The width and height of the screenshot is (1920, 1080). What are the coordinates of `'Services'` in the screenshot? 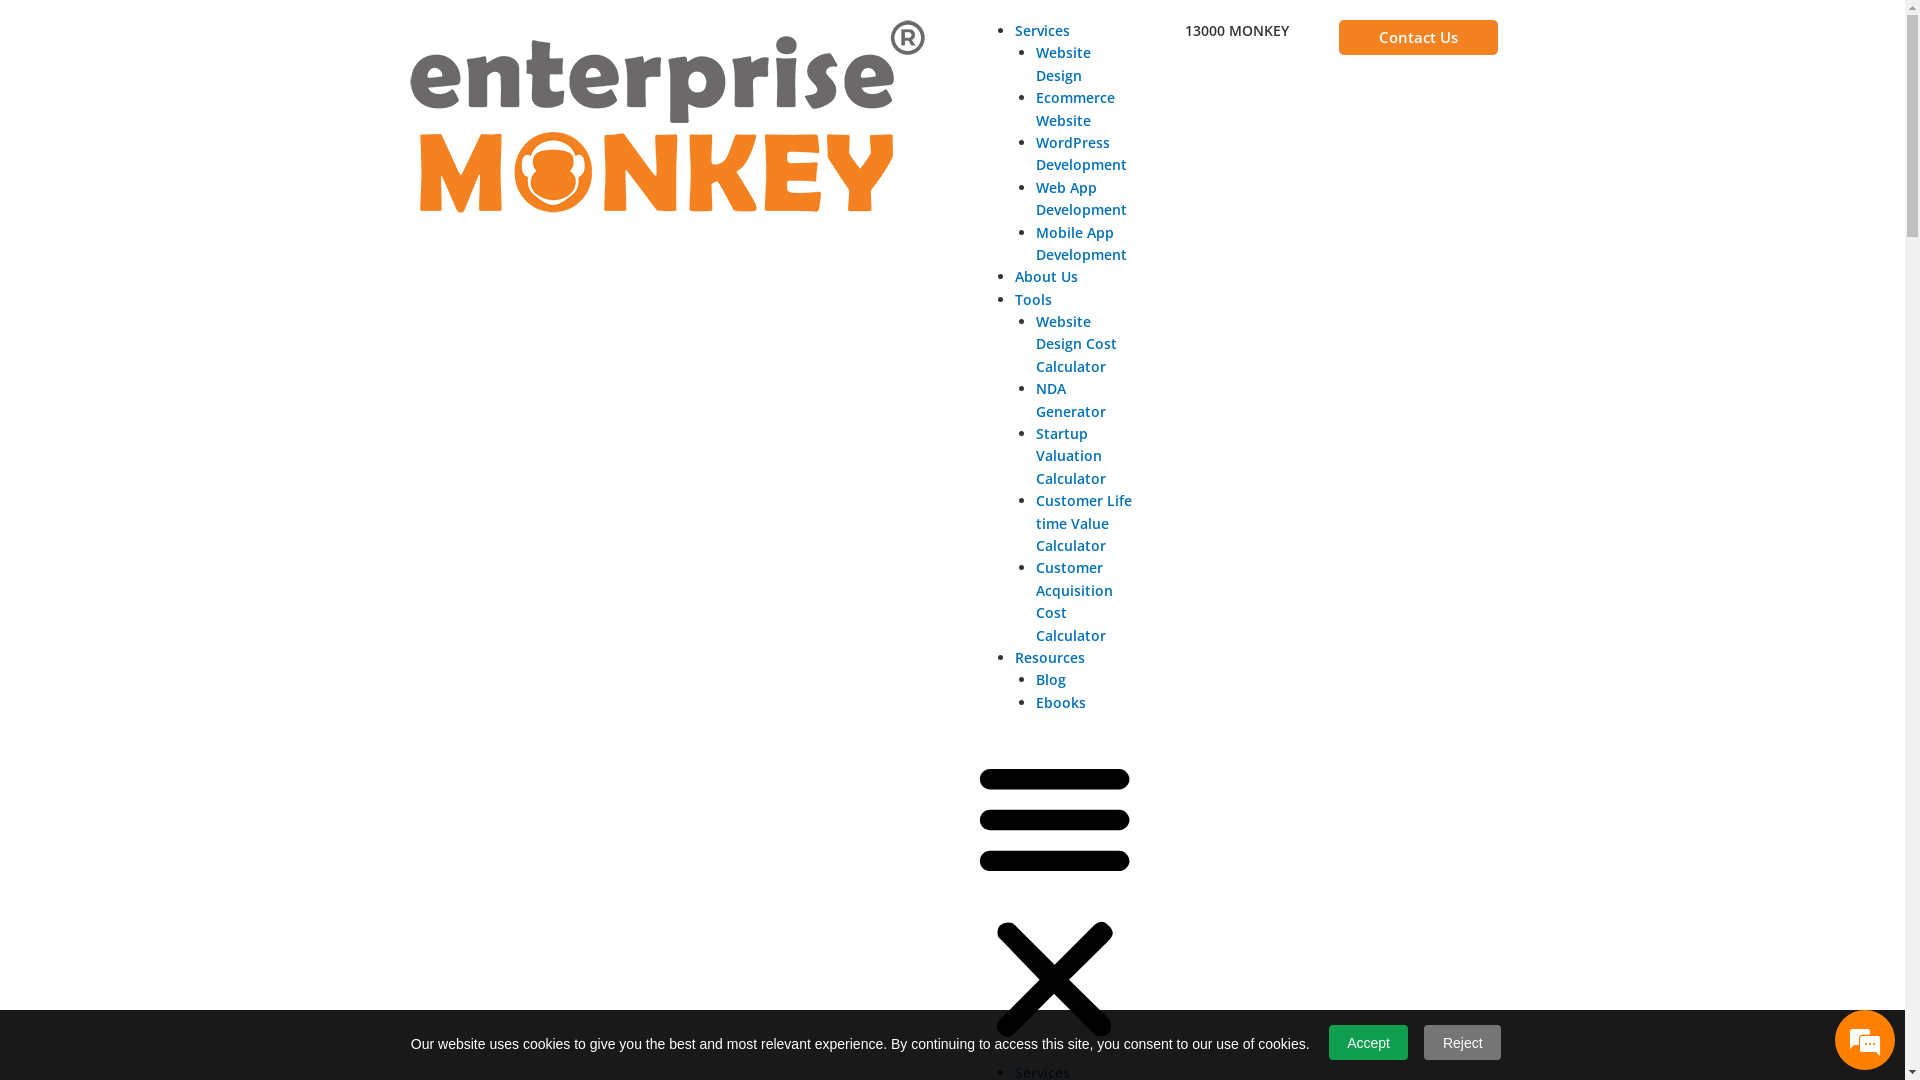 It's located at (1040, 30).